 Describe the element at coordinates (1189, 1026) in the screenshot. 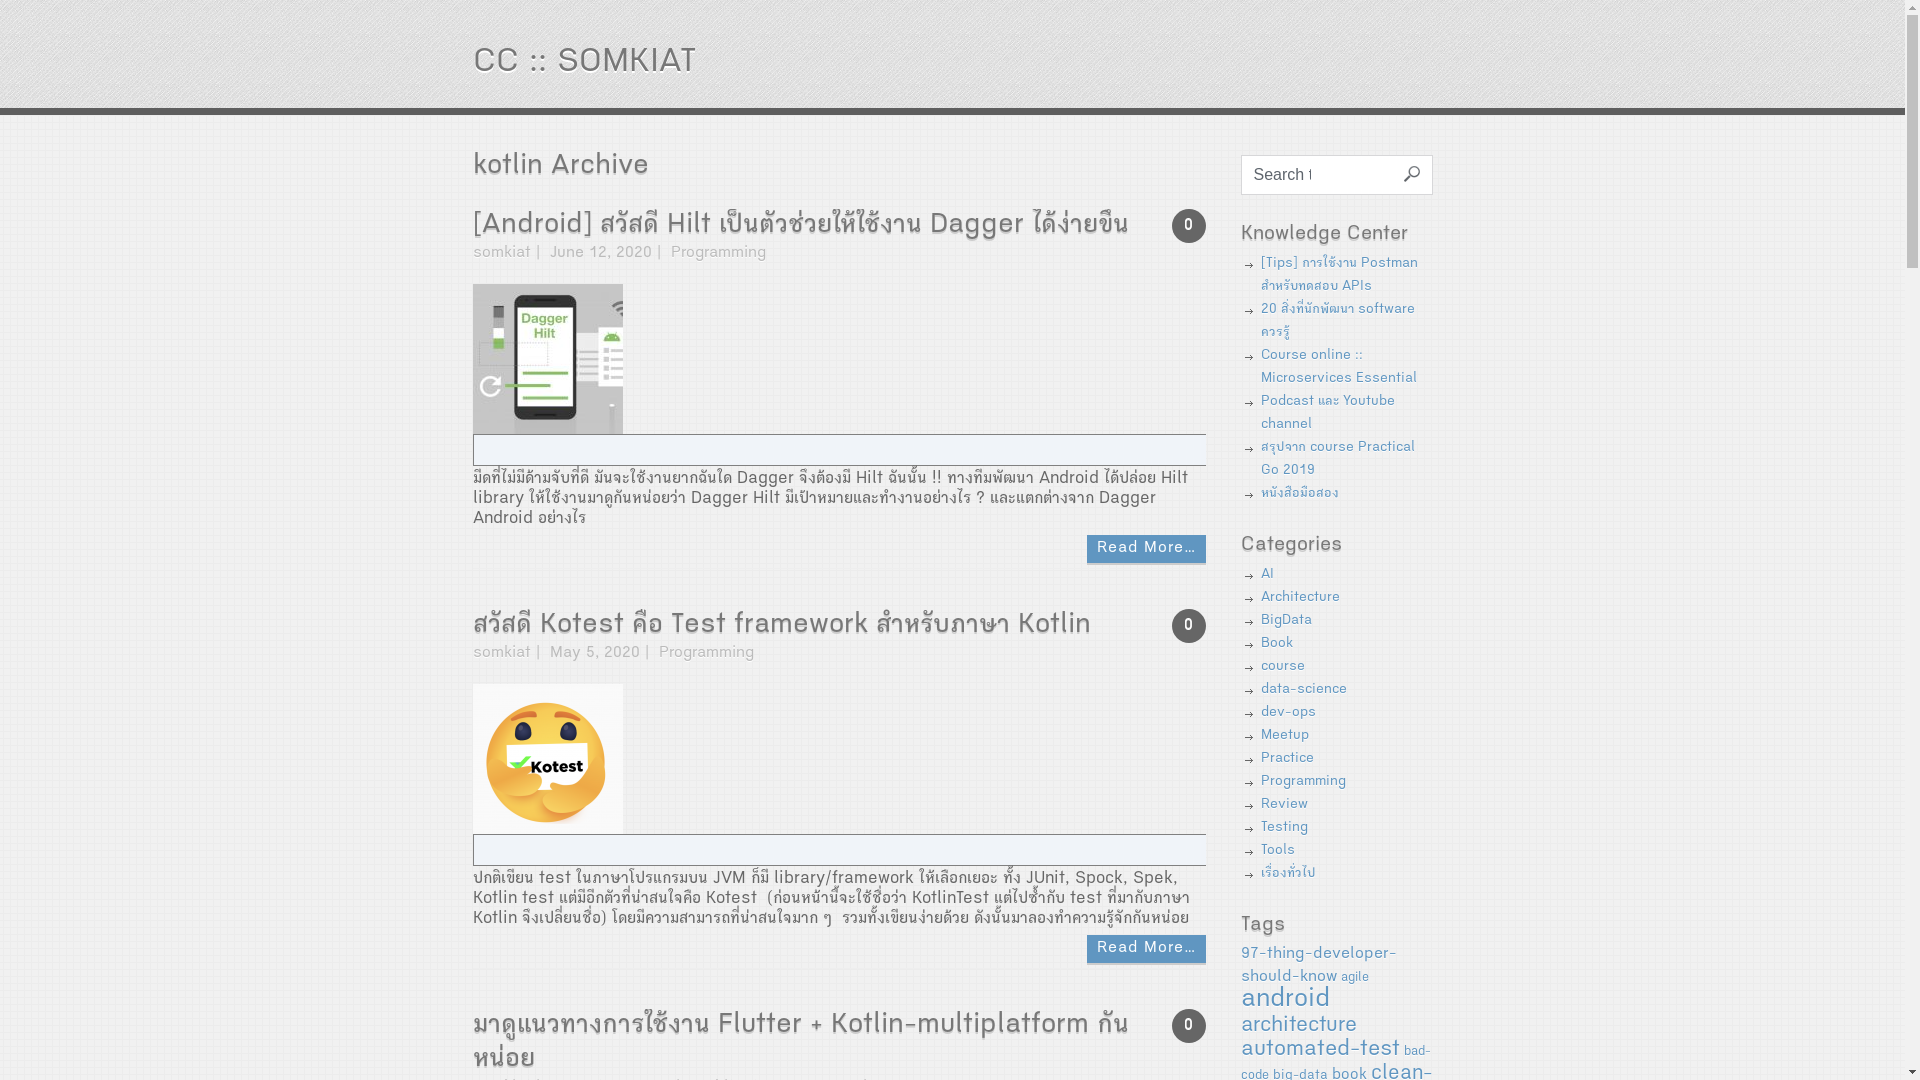

I see `'0'` at that location.